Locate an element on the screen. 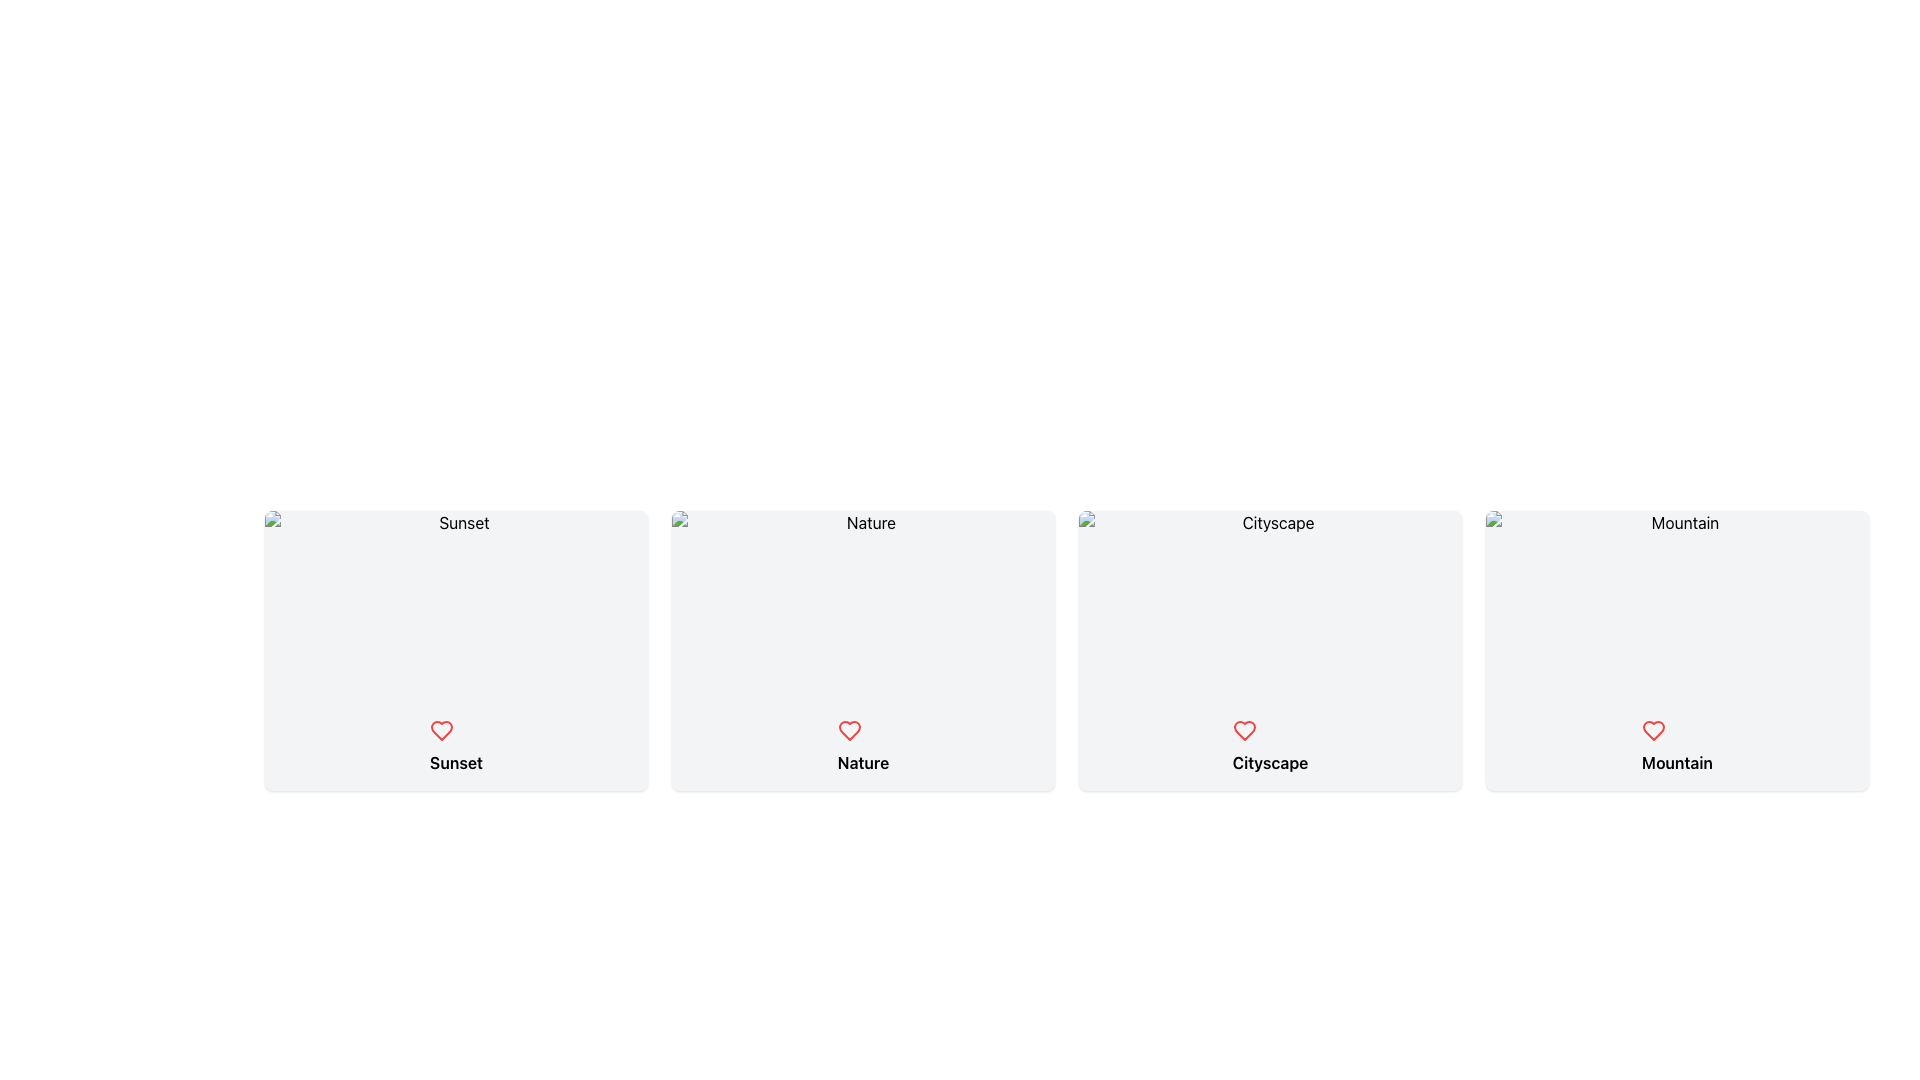 This screenshot has width=1920, height=1080. the card component displaying the word 'Nature' with a heart icon in a red color theme, which is the second card in a horizontal list of similar cards is located at coordinates (863, 747).